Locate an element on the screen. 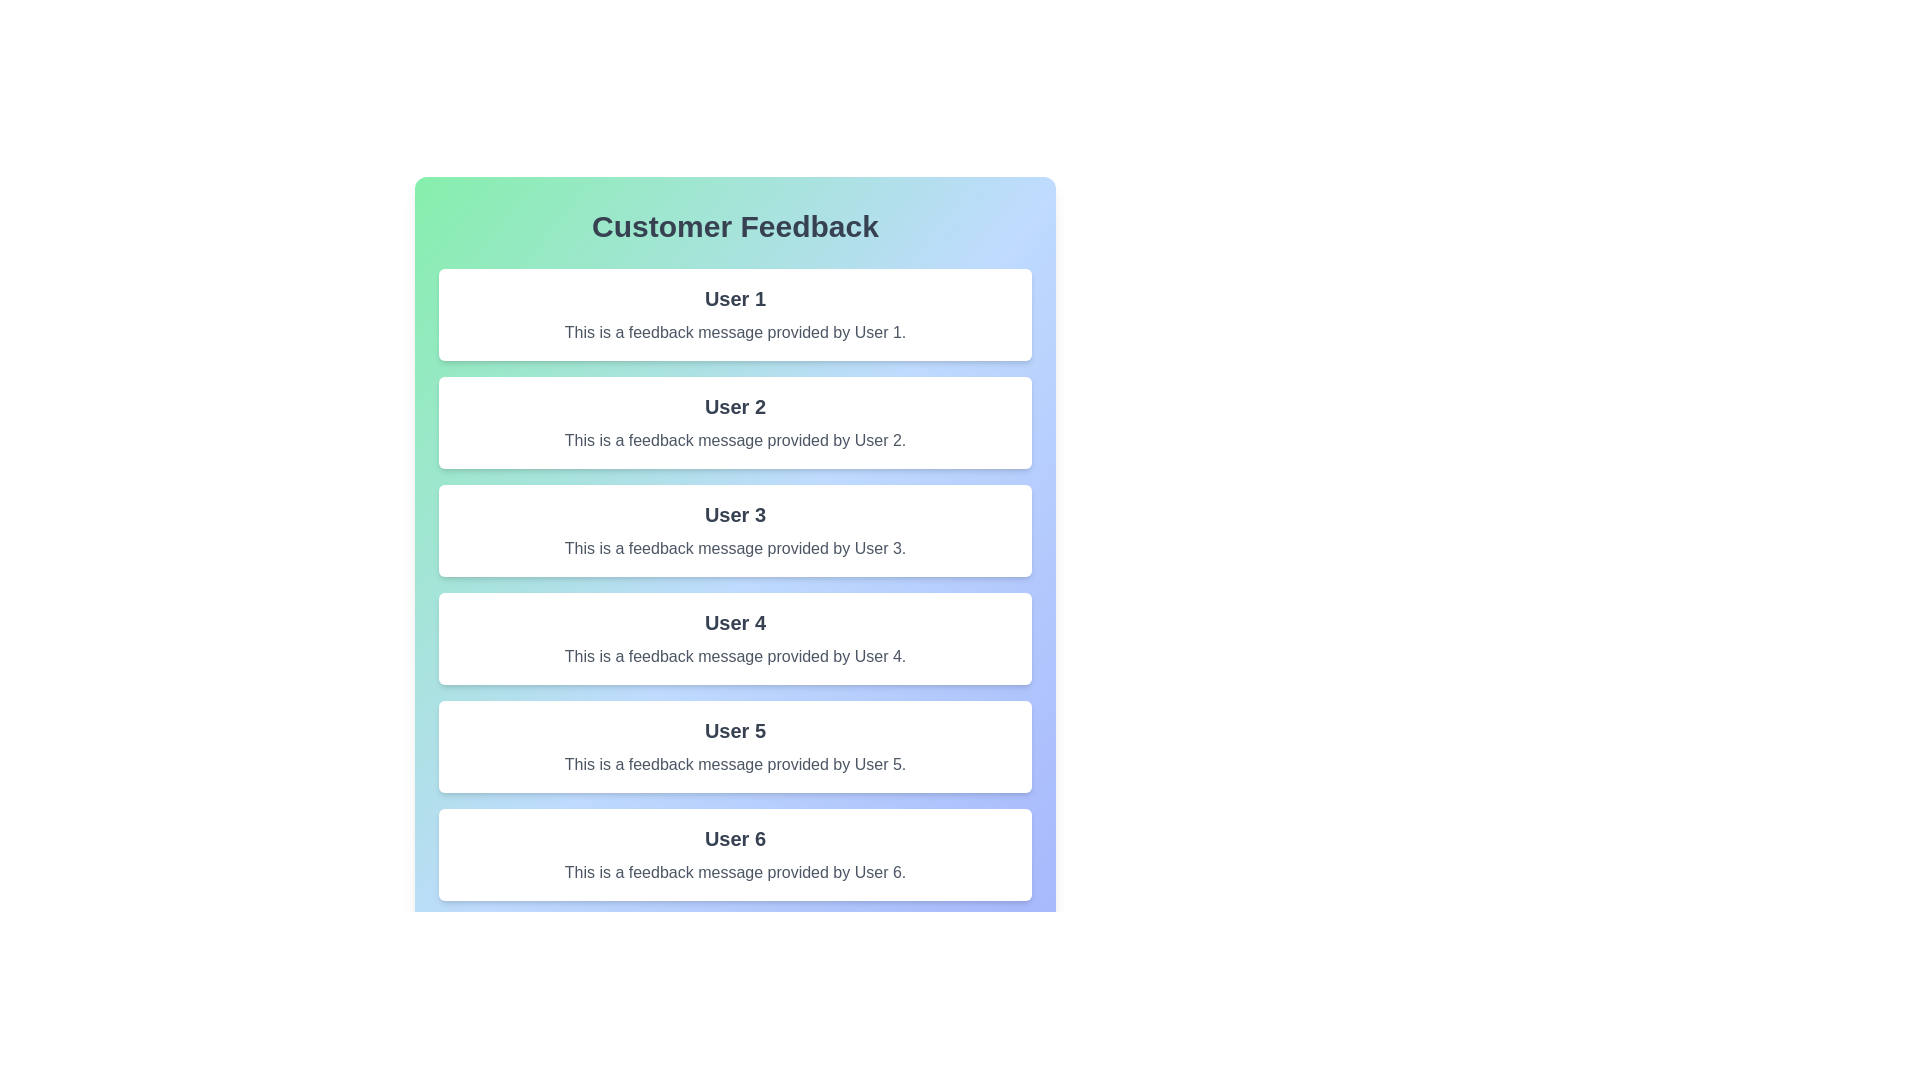 This screenshot has width=1920, height=1080. the text label displaying 'User 4', which is positioned at the top center of the feedback card with a white background and rounded corners is located at coordinates (734, 622).